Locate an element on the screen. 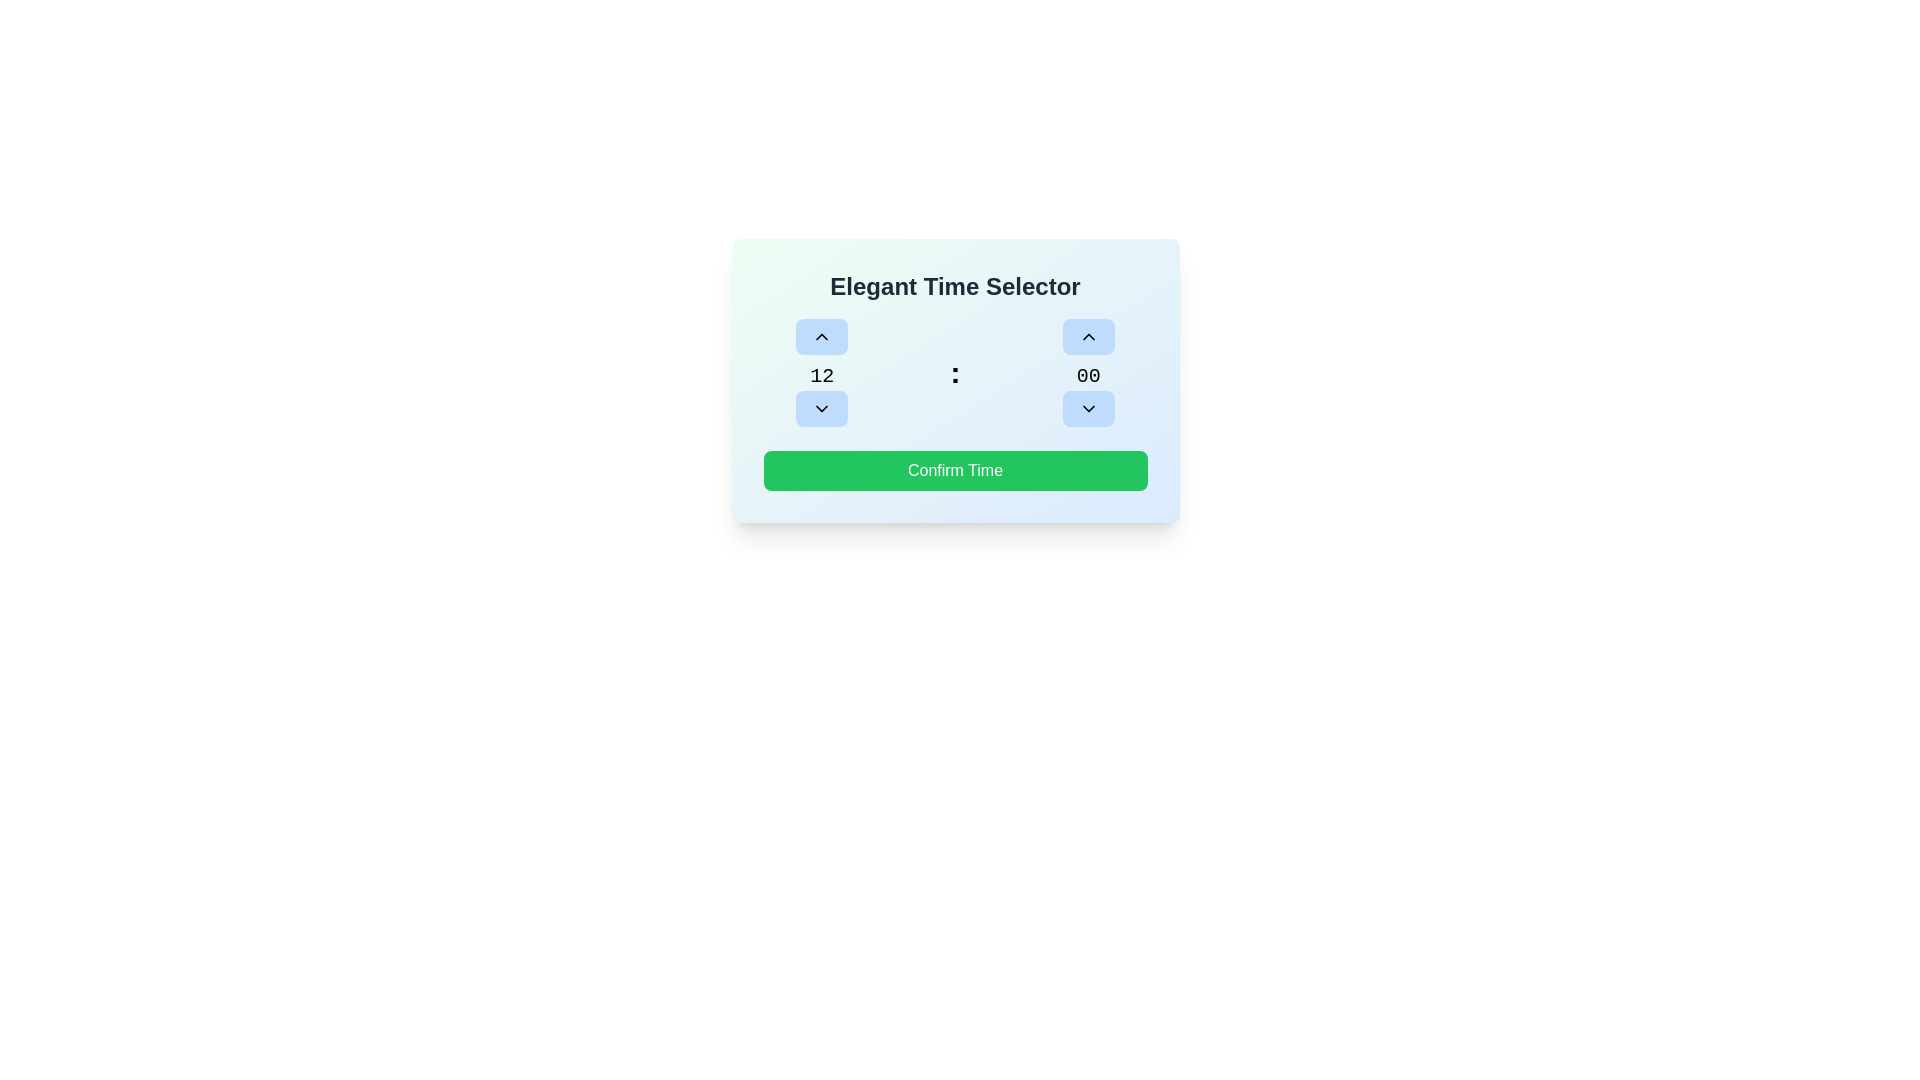 This screenshot has height=1080, width=1920. the increment button located at the top-left area of the time selector interface, directly above the number '12', to increment the hour value is located at coordinates (821, 335).